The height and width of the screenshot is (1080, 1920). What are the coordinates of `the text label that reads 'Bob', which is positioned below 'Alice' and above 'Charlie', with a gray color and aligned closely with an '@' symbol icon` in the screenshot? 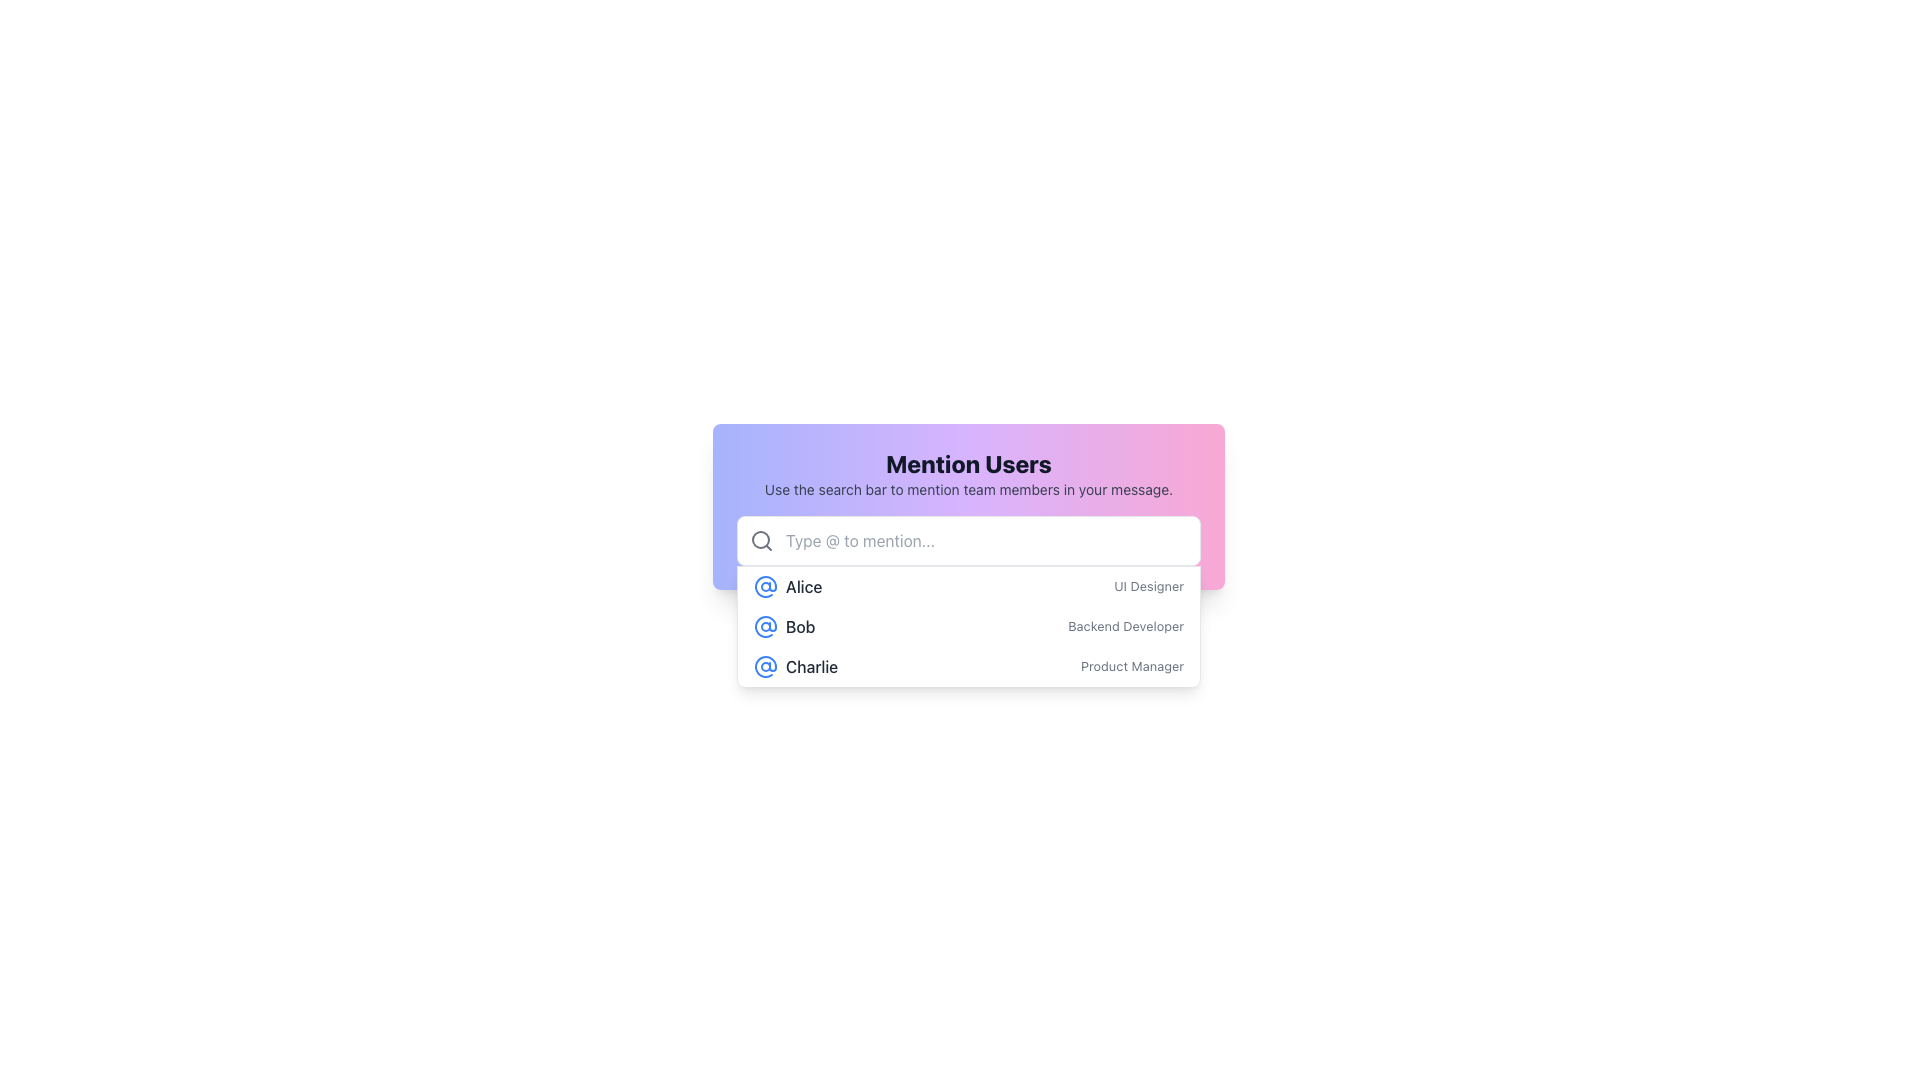 It's located at (800, 626).